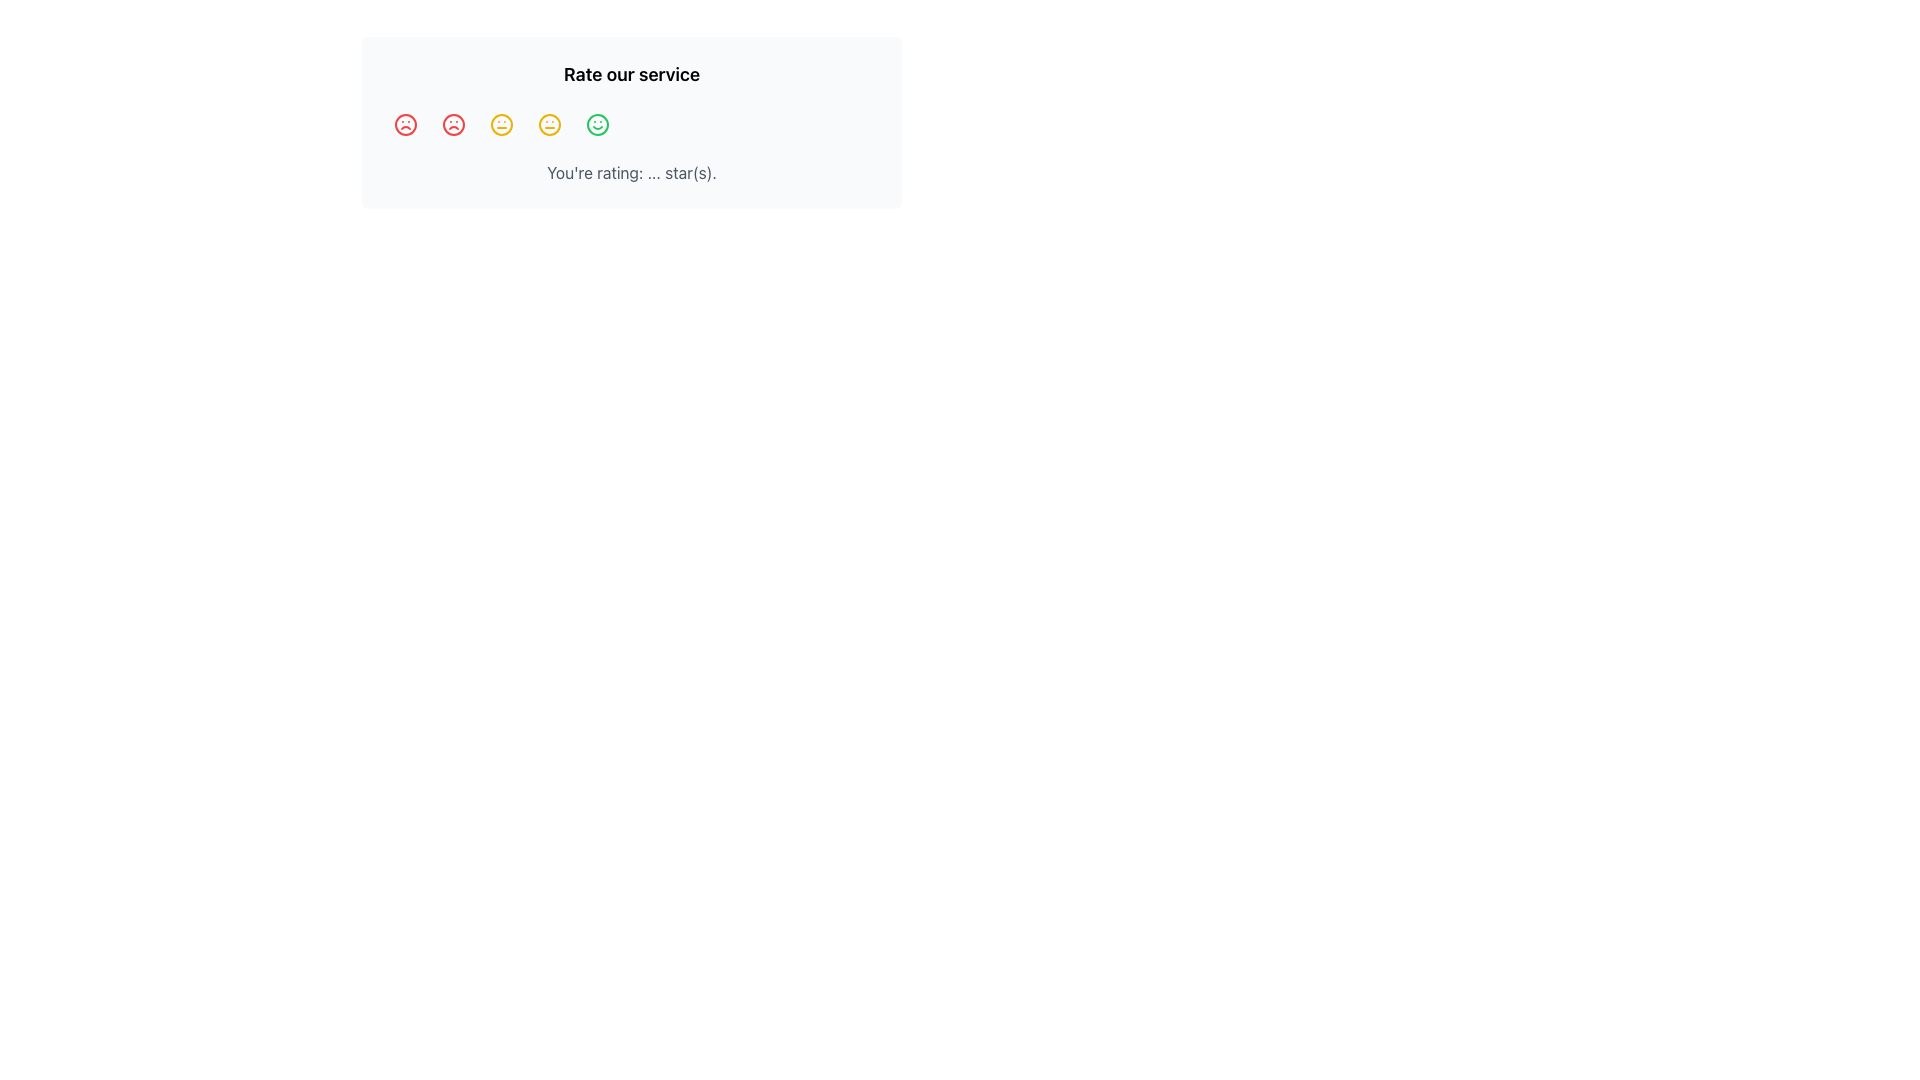  I want to click on the fifth green smiley icon in the 'Rate our service' panel, so click(597, 124).